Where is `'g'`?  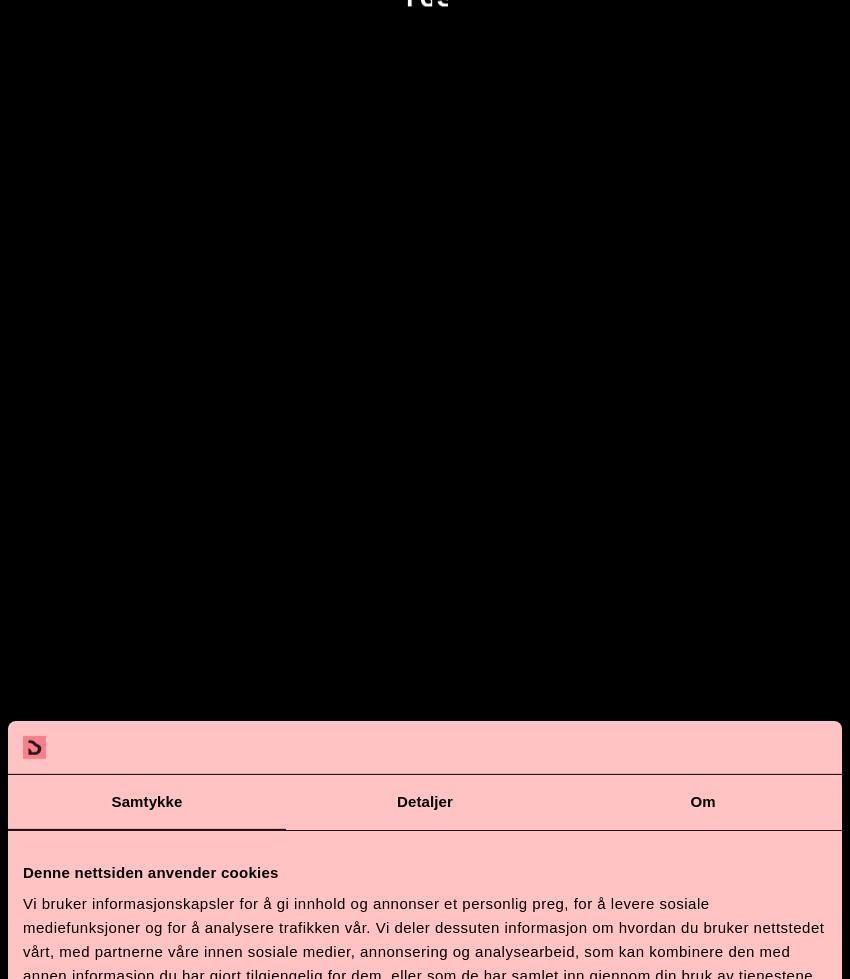
'g' is located at coordinates (251, 912).